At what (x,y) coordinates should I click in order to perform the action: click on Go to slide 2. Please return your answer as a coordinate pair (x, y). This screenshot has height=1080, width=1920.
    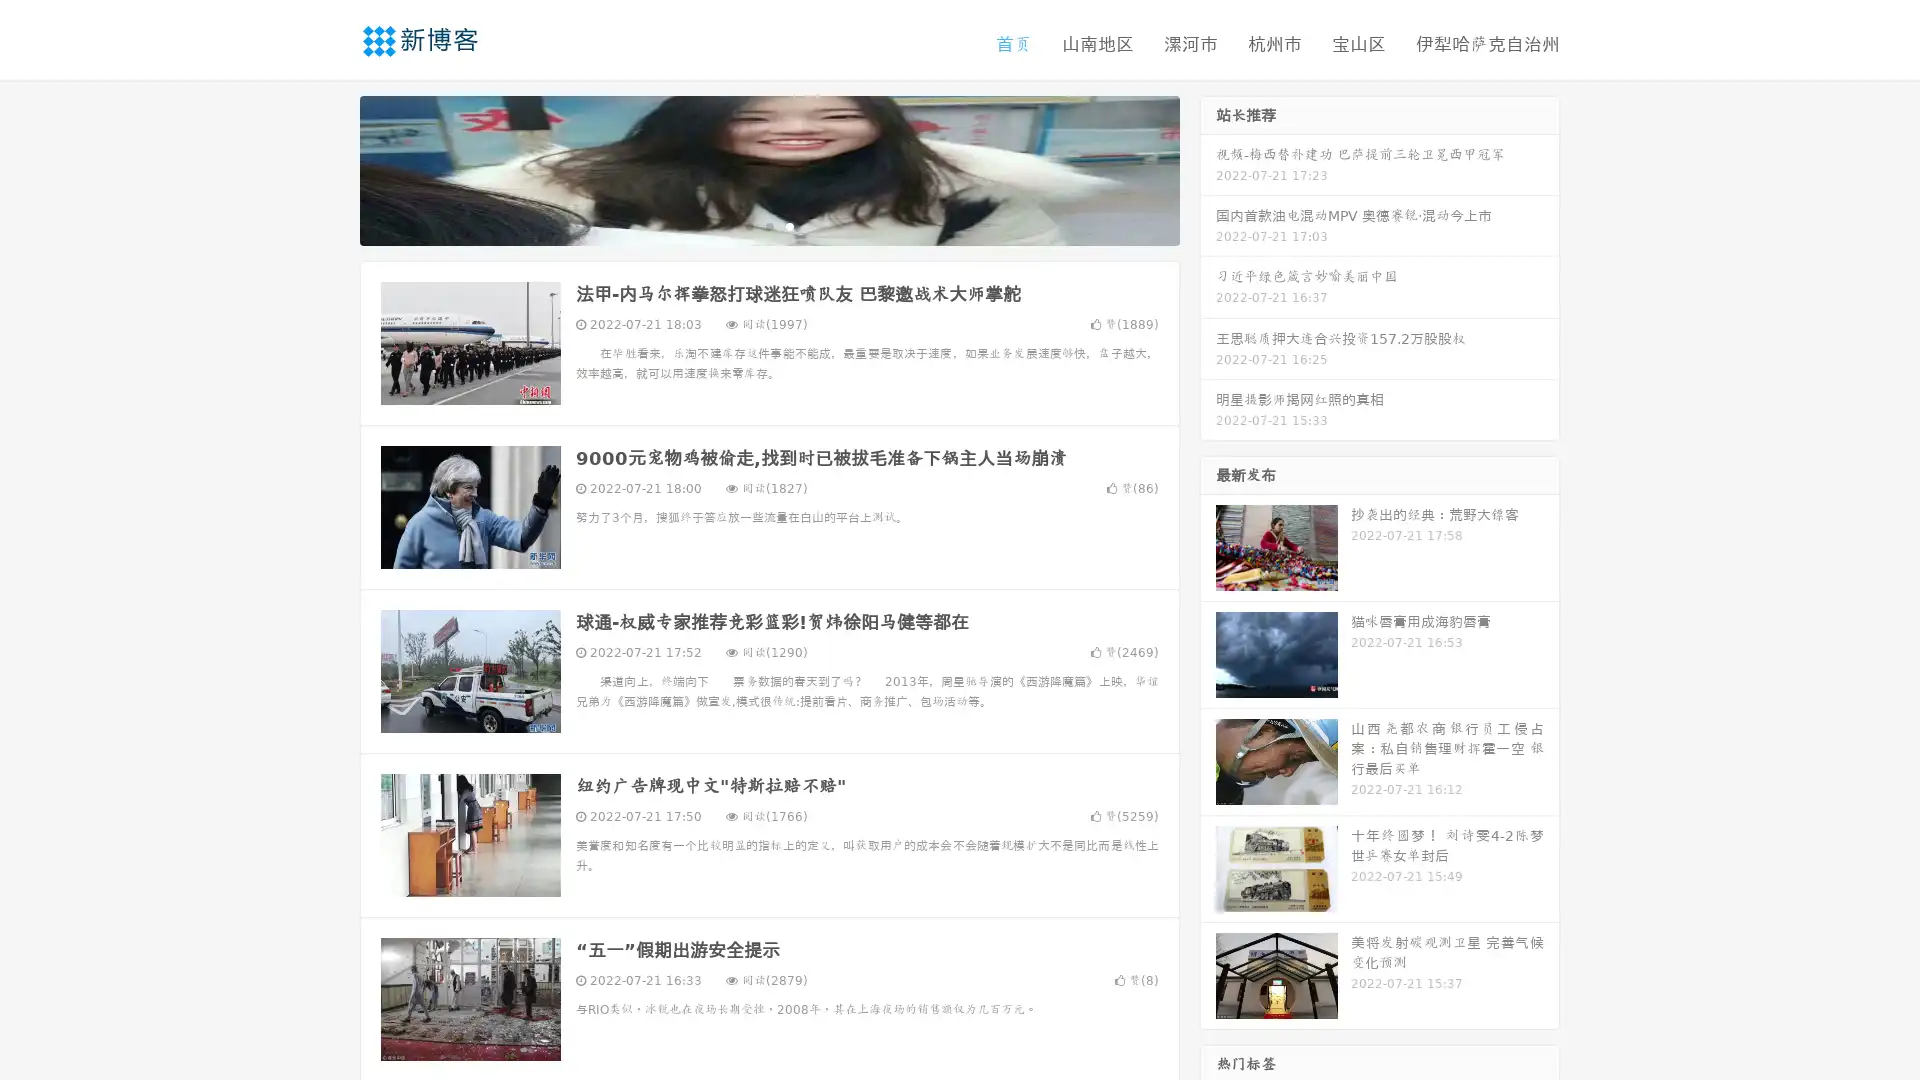
    Looking at the image, I should click on (768, 225).